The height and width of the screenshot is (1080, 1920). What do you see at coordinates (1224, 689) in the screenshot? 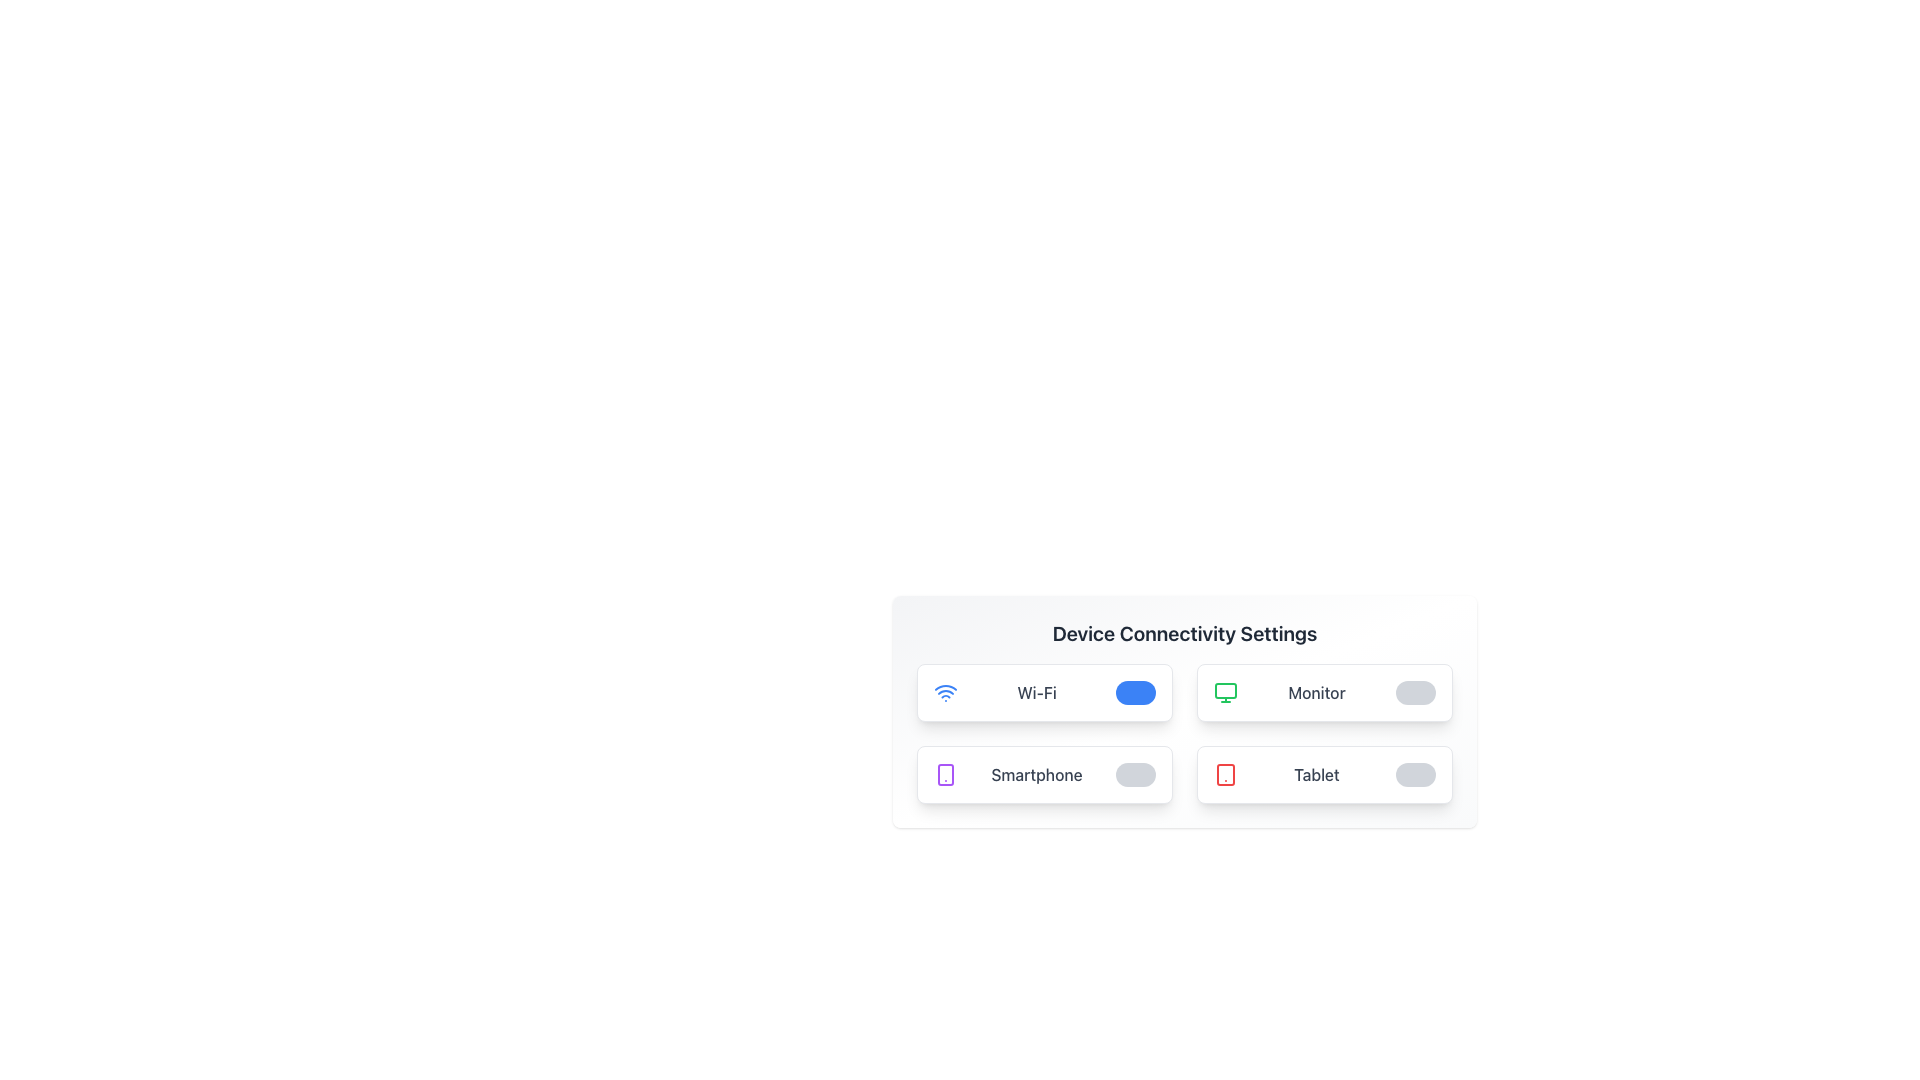
I see `properties of the rectangle element that is part of the monitor icon in the top-right quadrant of the UI layout` at bounding box center [1224, 689].